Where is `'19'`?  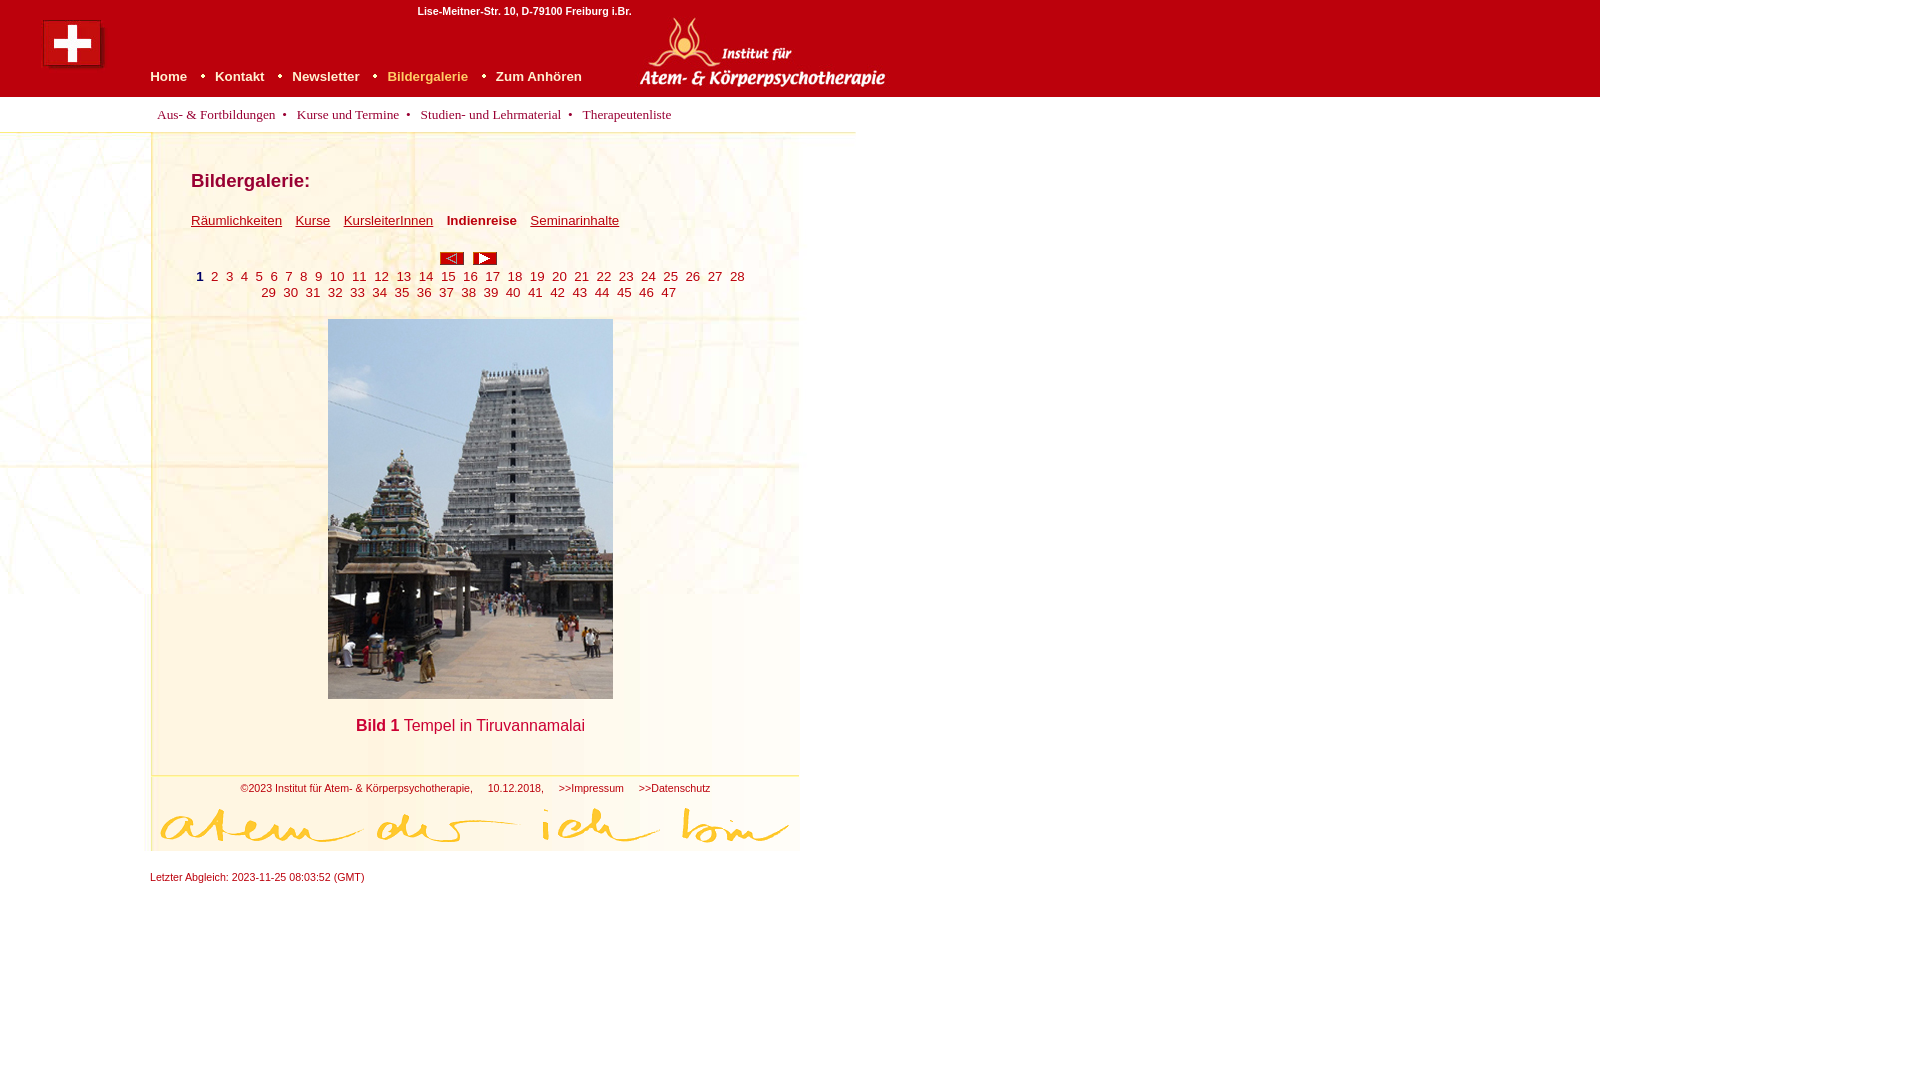 '19' is located at coordinates (537, 276).